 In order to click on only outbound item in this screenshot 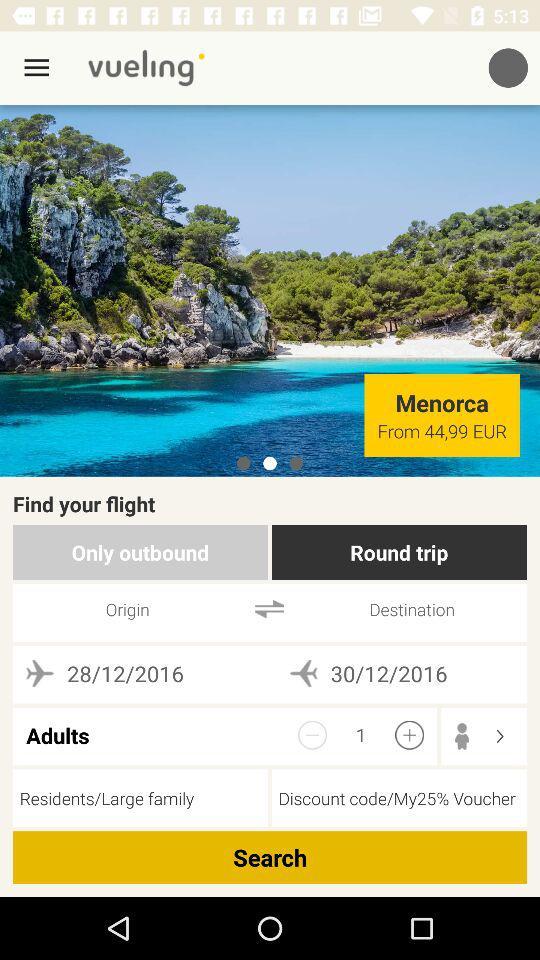, I will do `click(139, 552)`.